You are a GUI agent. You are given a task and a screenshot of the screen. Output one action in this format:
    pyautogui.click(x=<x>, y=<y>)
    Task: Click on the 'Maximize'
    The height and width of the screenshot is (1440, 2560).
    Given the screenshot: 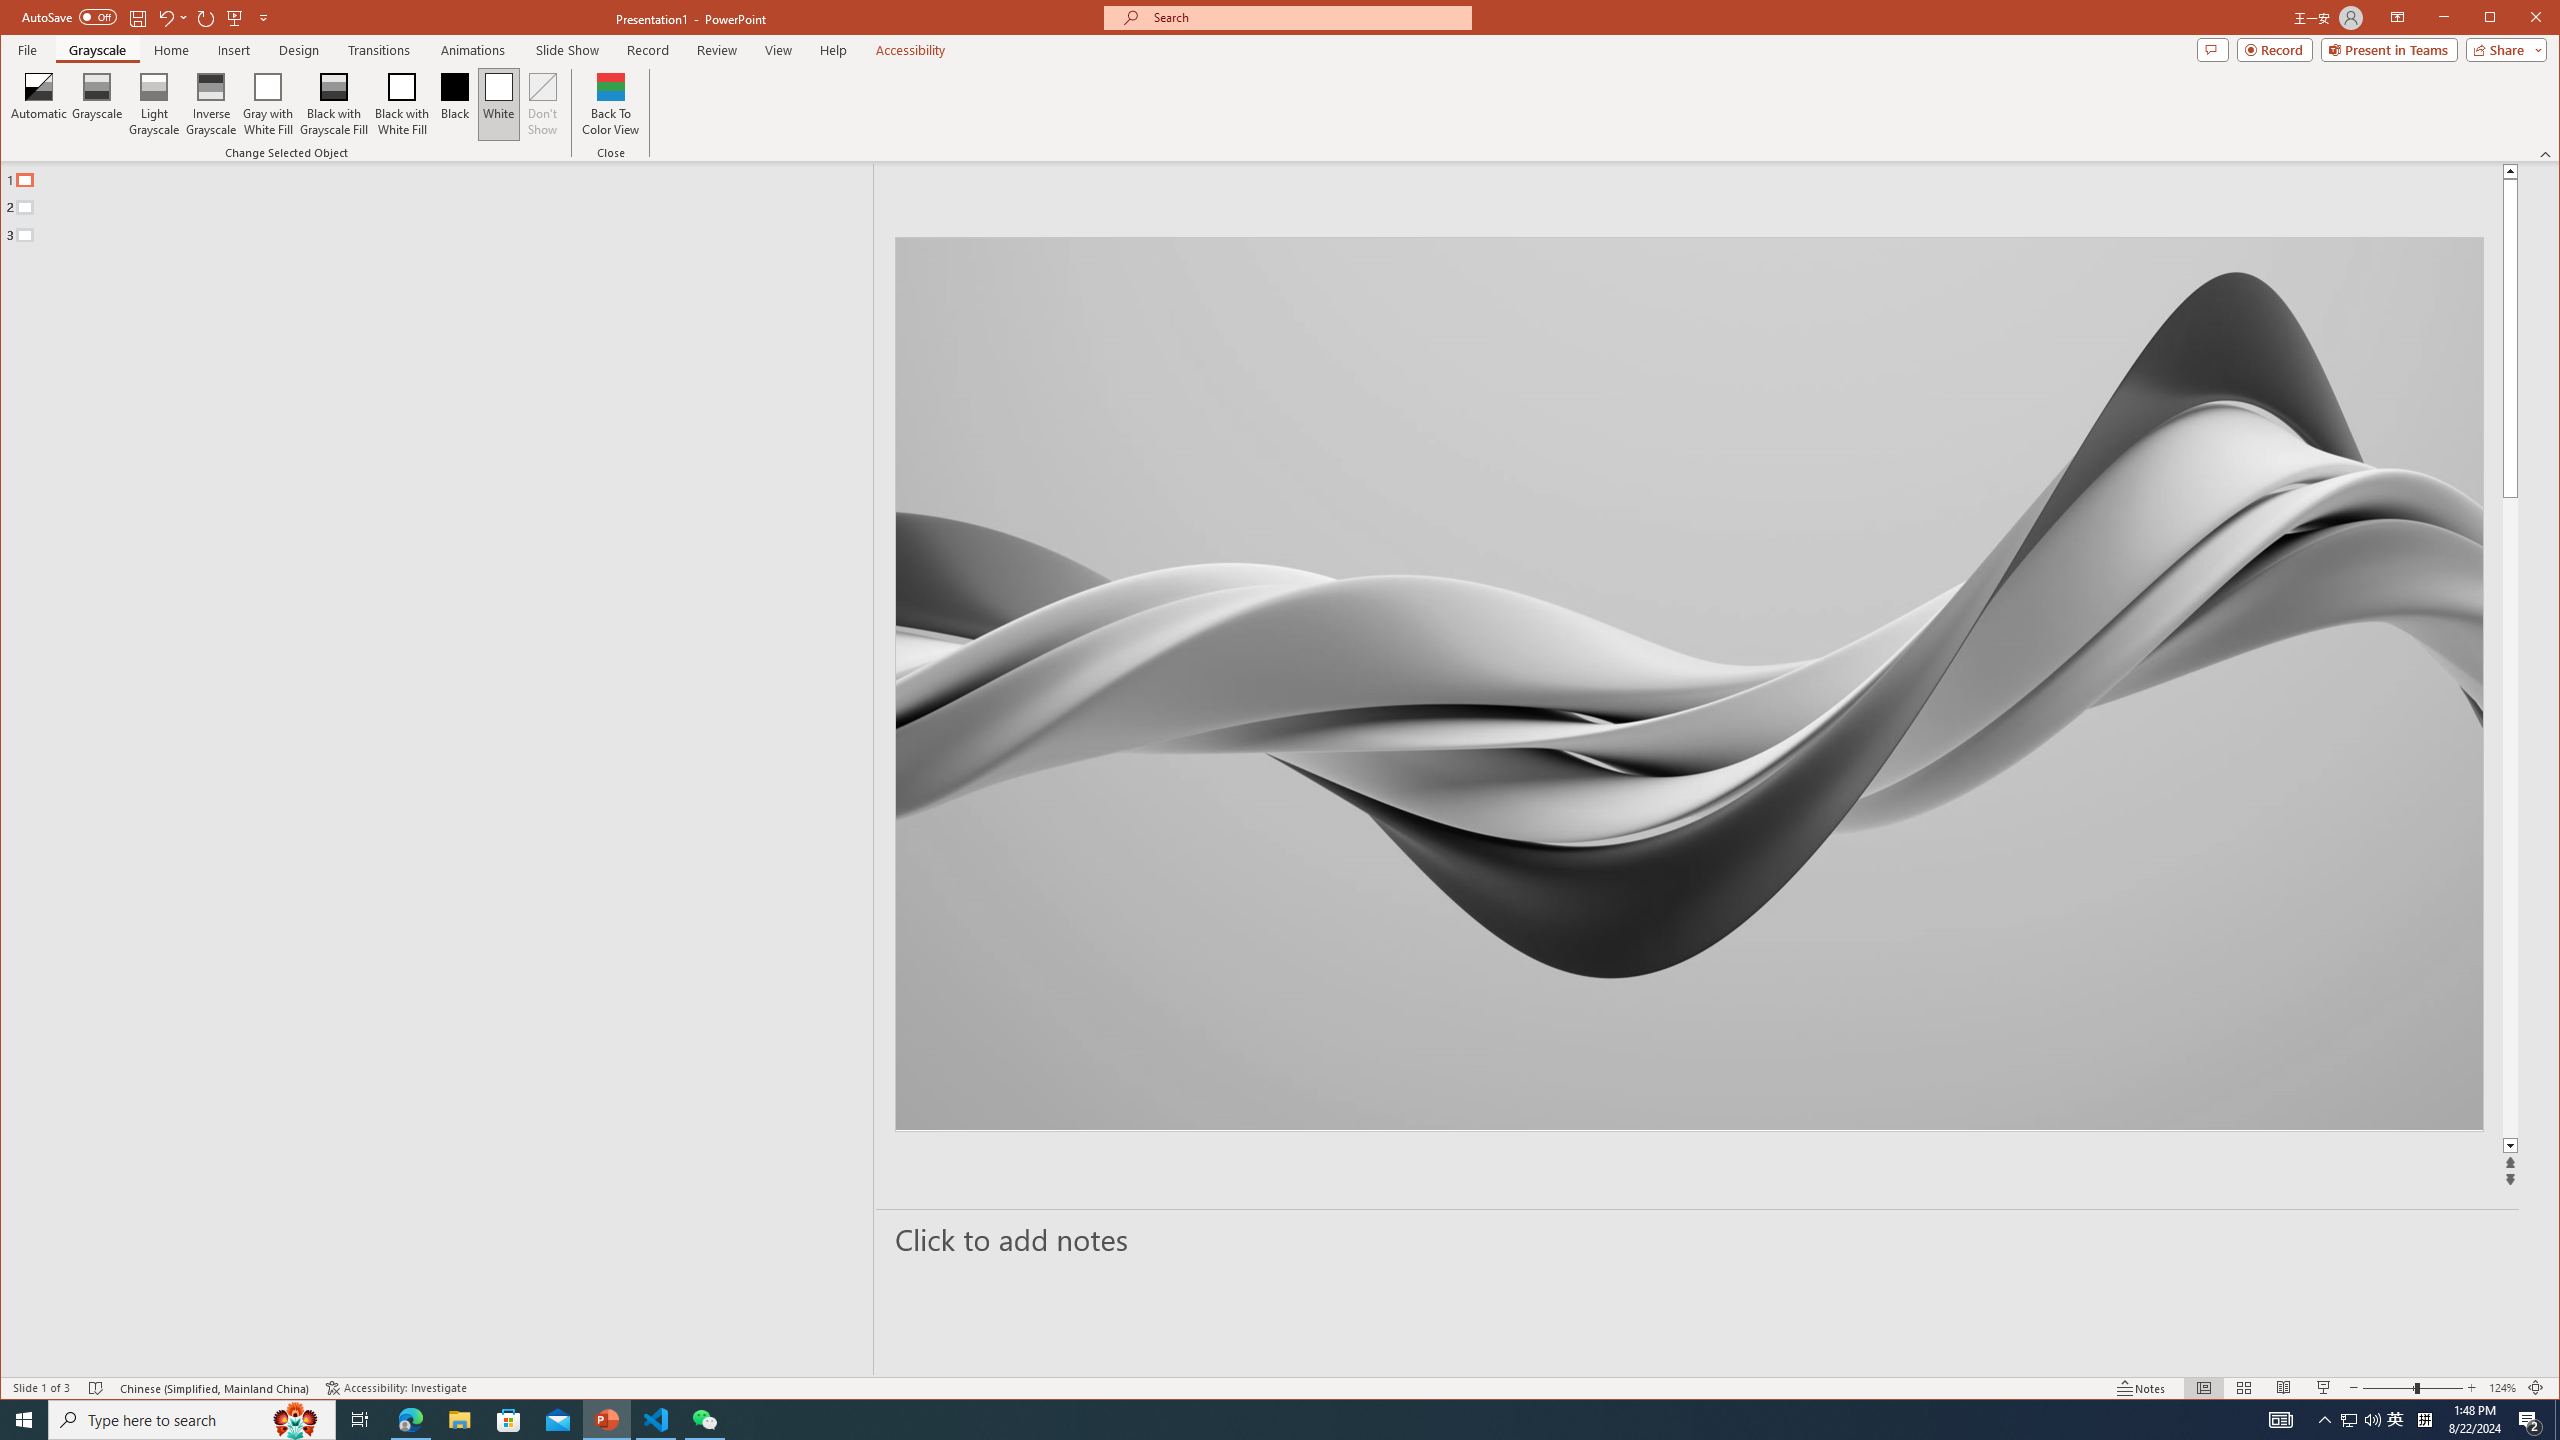 What is the action you would take?
    pyautogui.click(x=2519, y=19)
    